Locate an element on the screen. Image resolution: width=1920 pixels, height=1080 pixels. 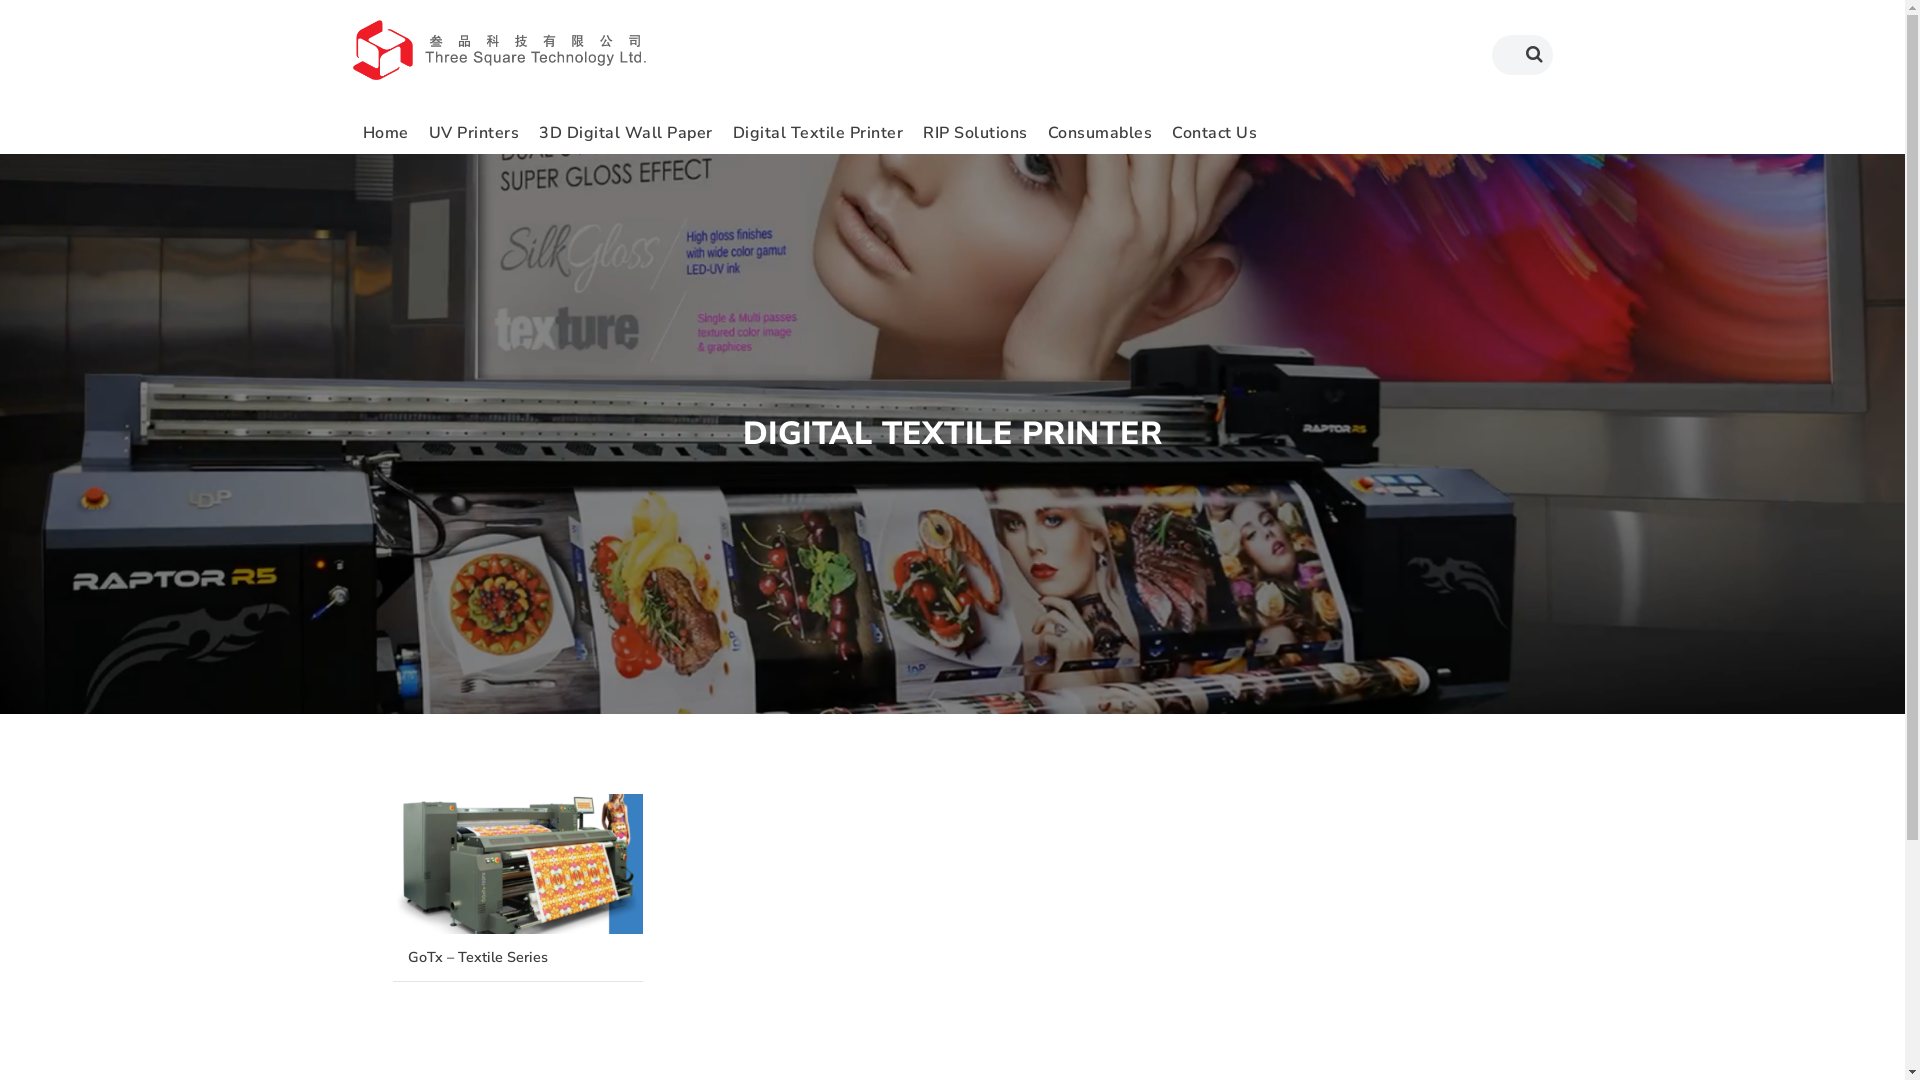
'RIP Solutions' is located at coordinates (975, 132).